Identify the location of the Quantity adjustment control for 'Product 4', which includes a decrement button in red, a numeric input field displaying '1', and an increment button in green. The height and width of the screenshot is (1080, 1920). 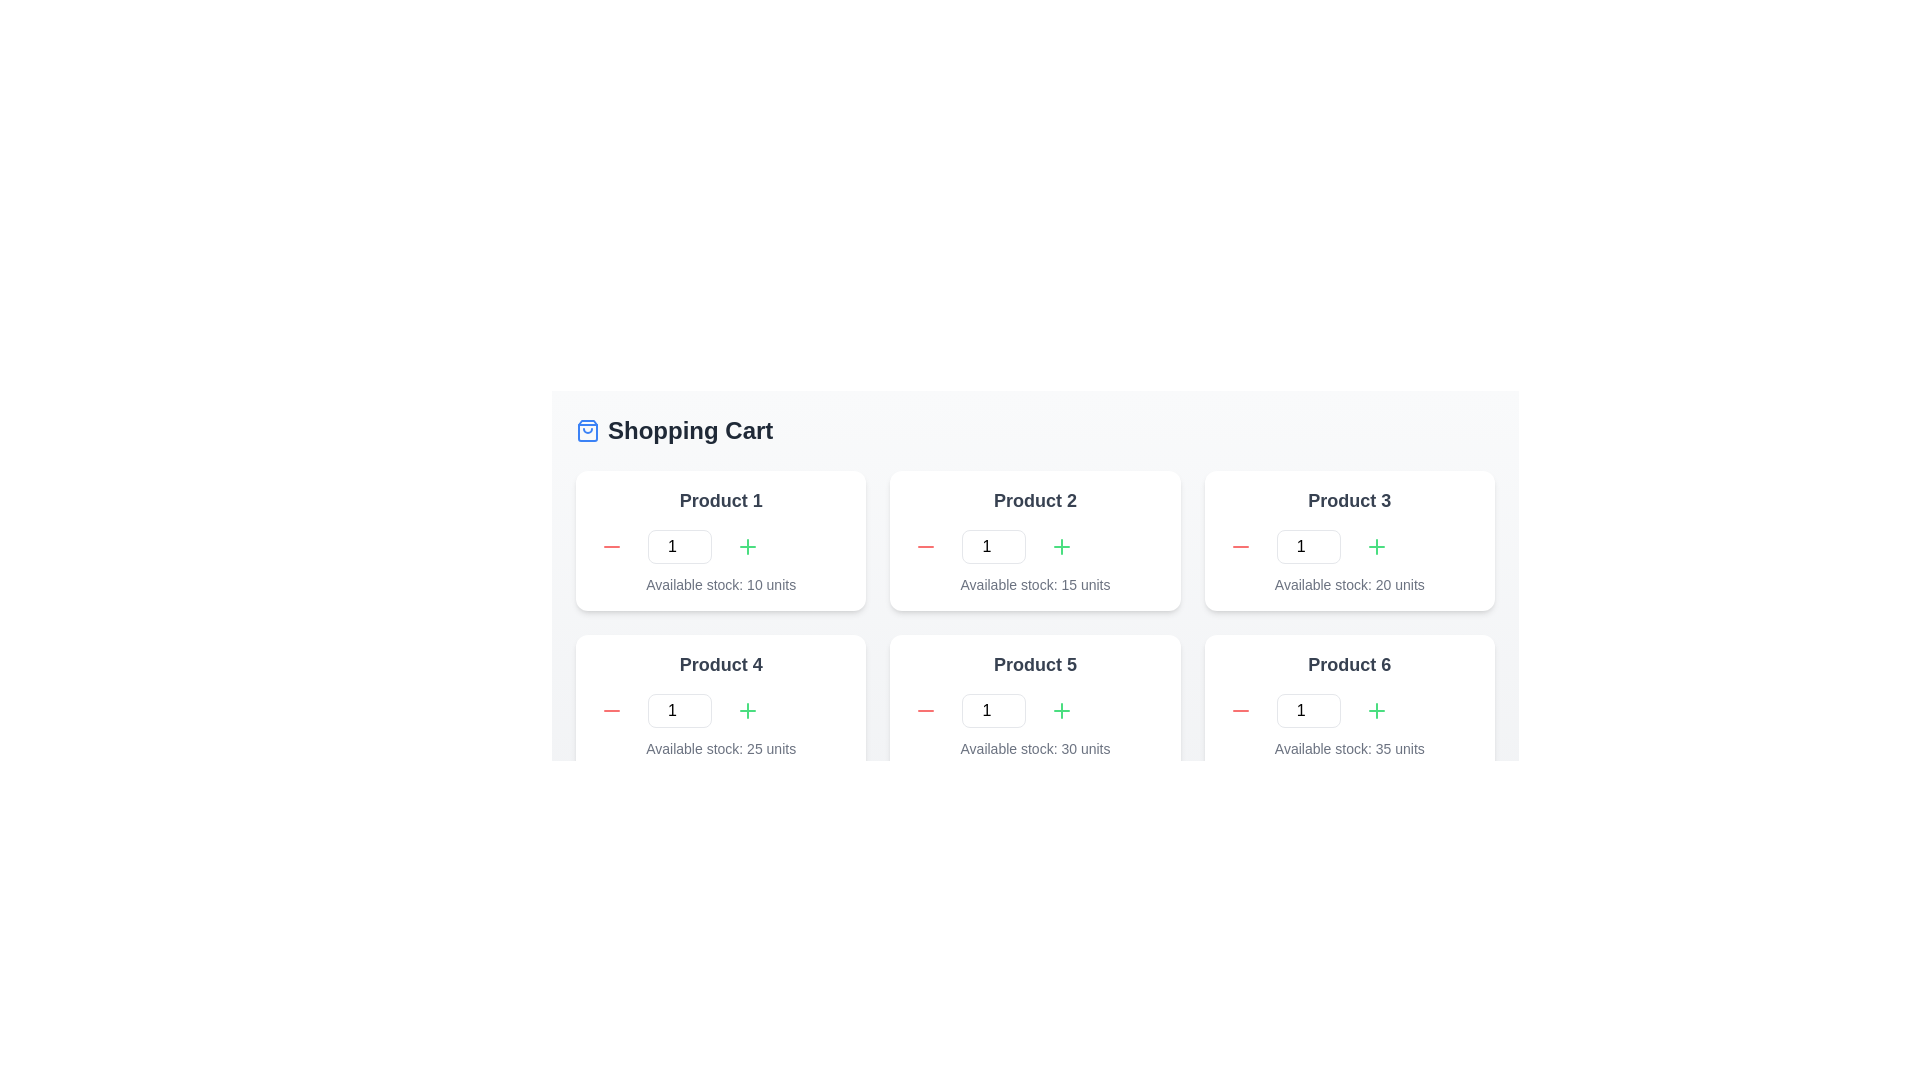
(720, 709).